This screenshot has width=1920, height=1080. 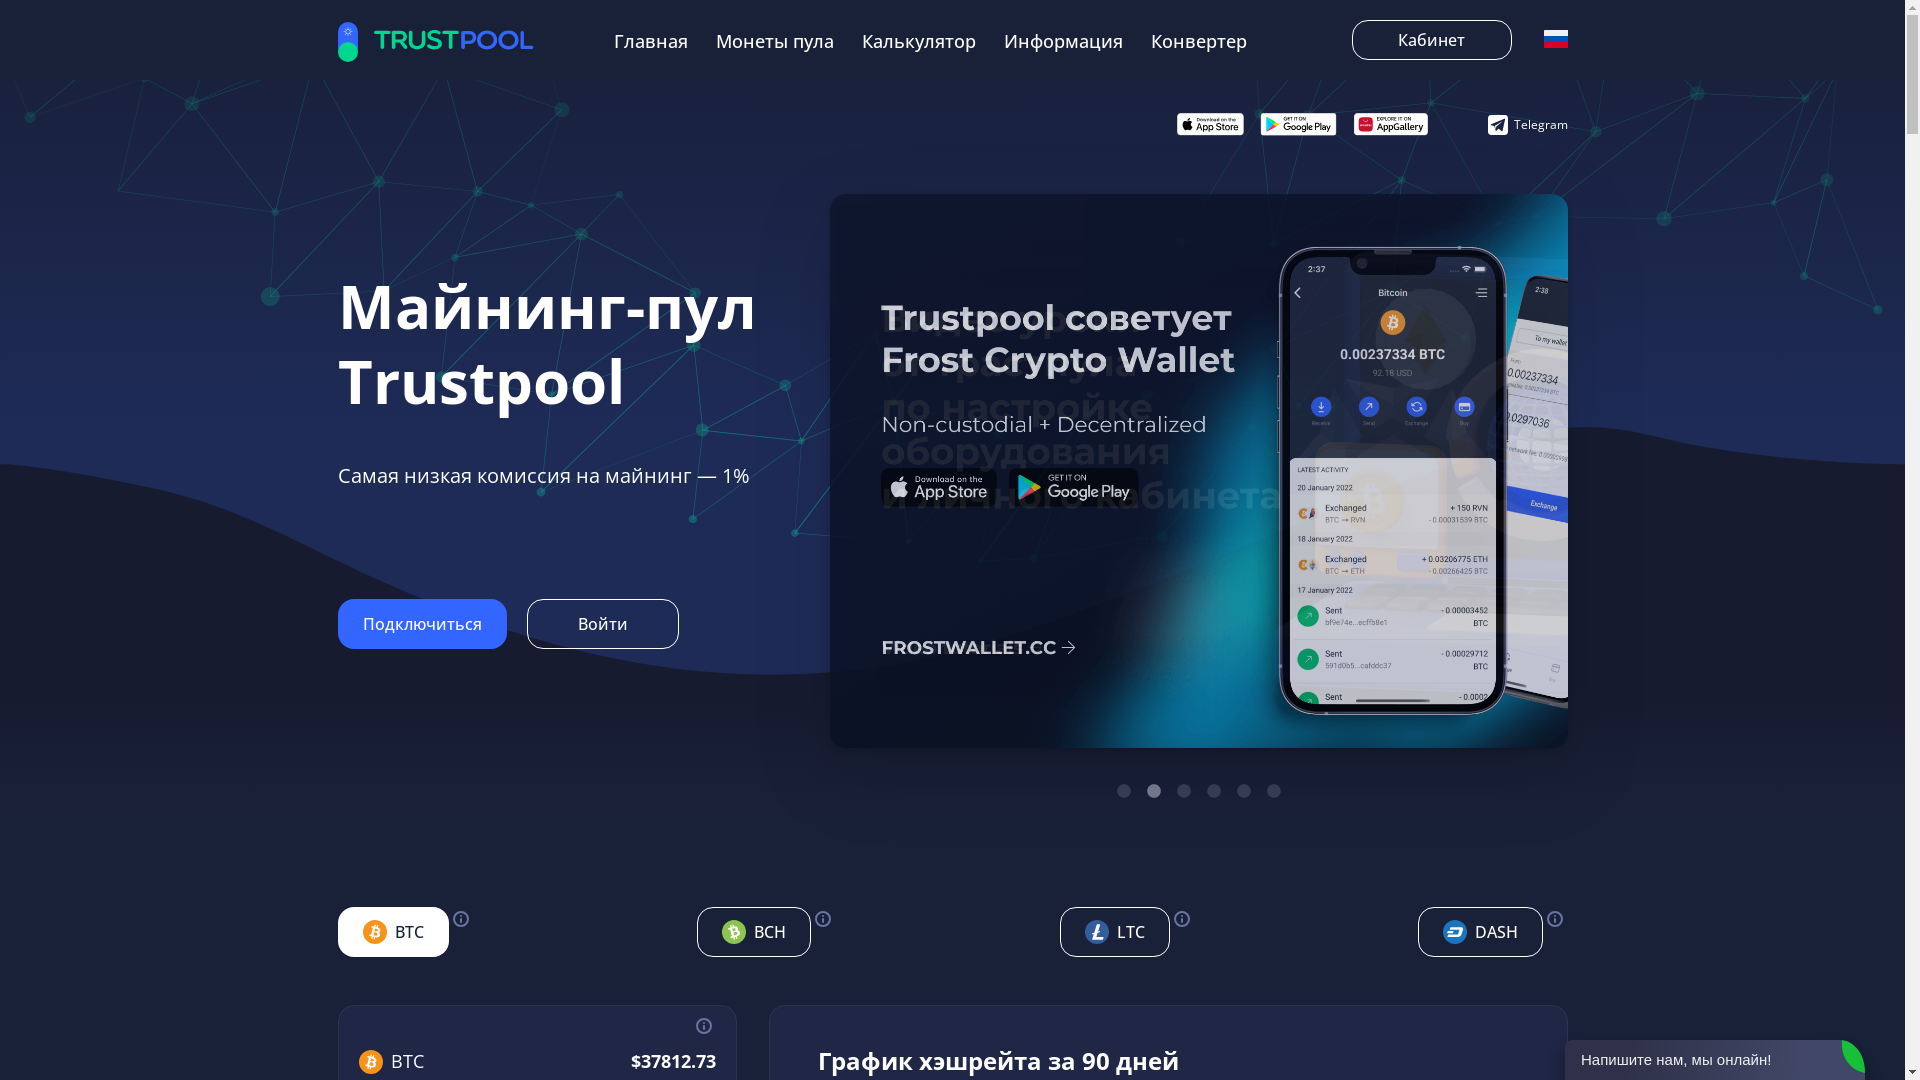 I want to click on '5', so click(x=1242, y=790).